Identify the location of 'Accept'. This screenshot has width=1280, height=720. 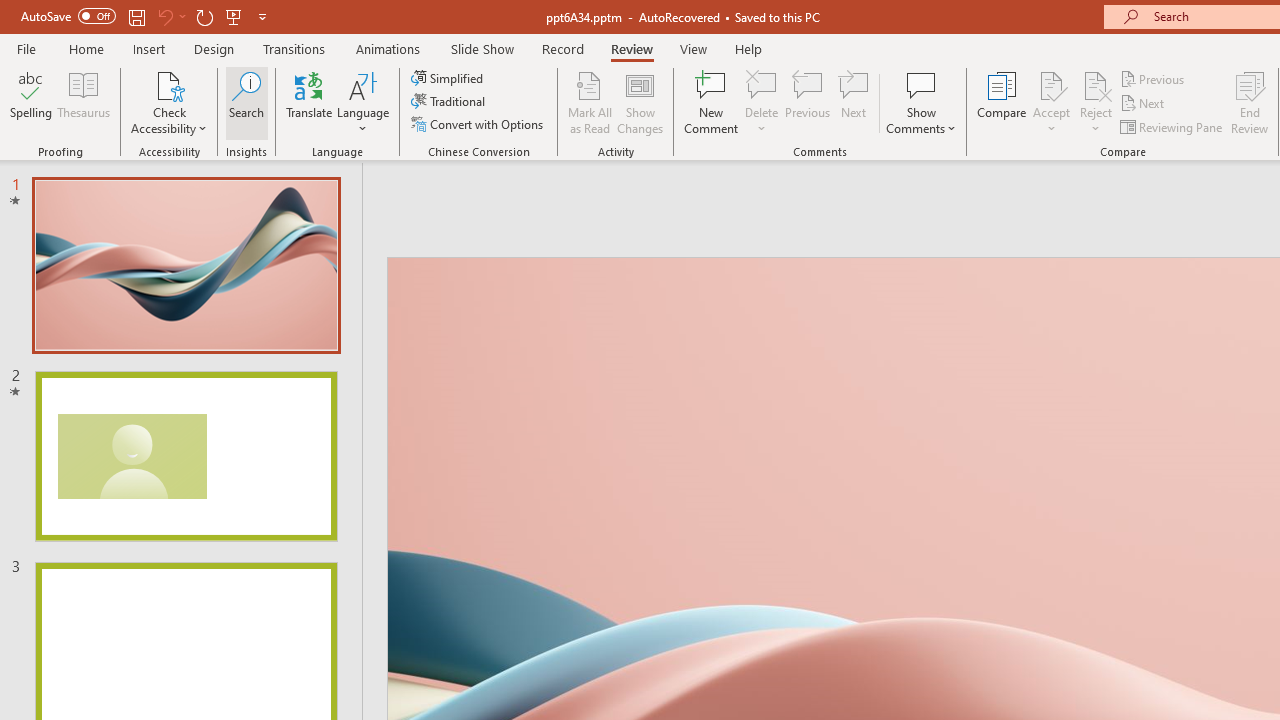
(1050, 103).